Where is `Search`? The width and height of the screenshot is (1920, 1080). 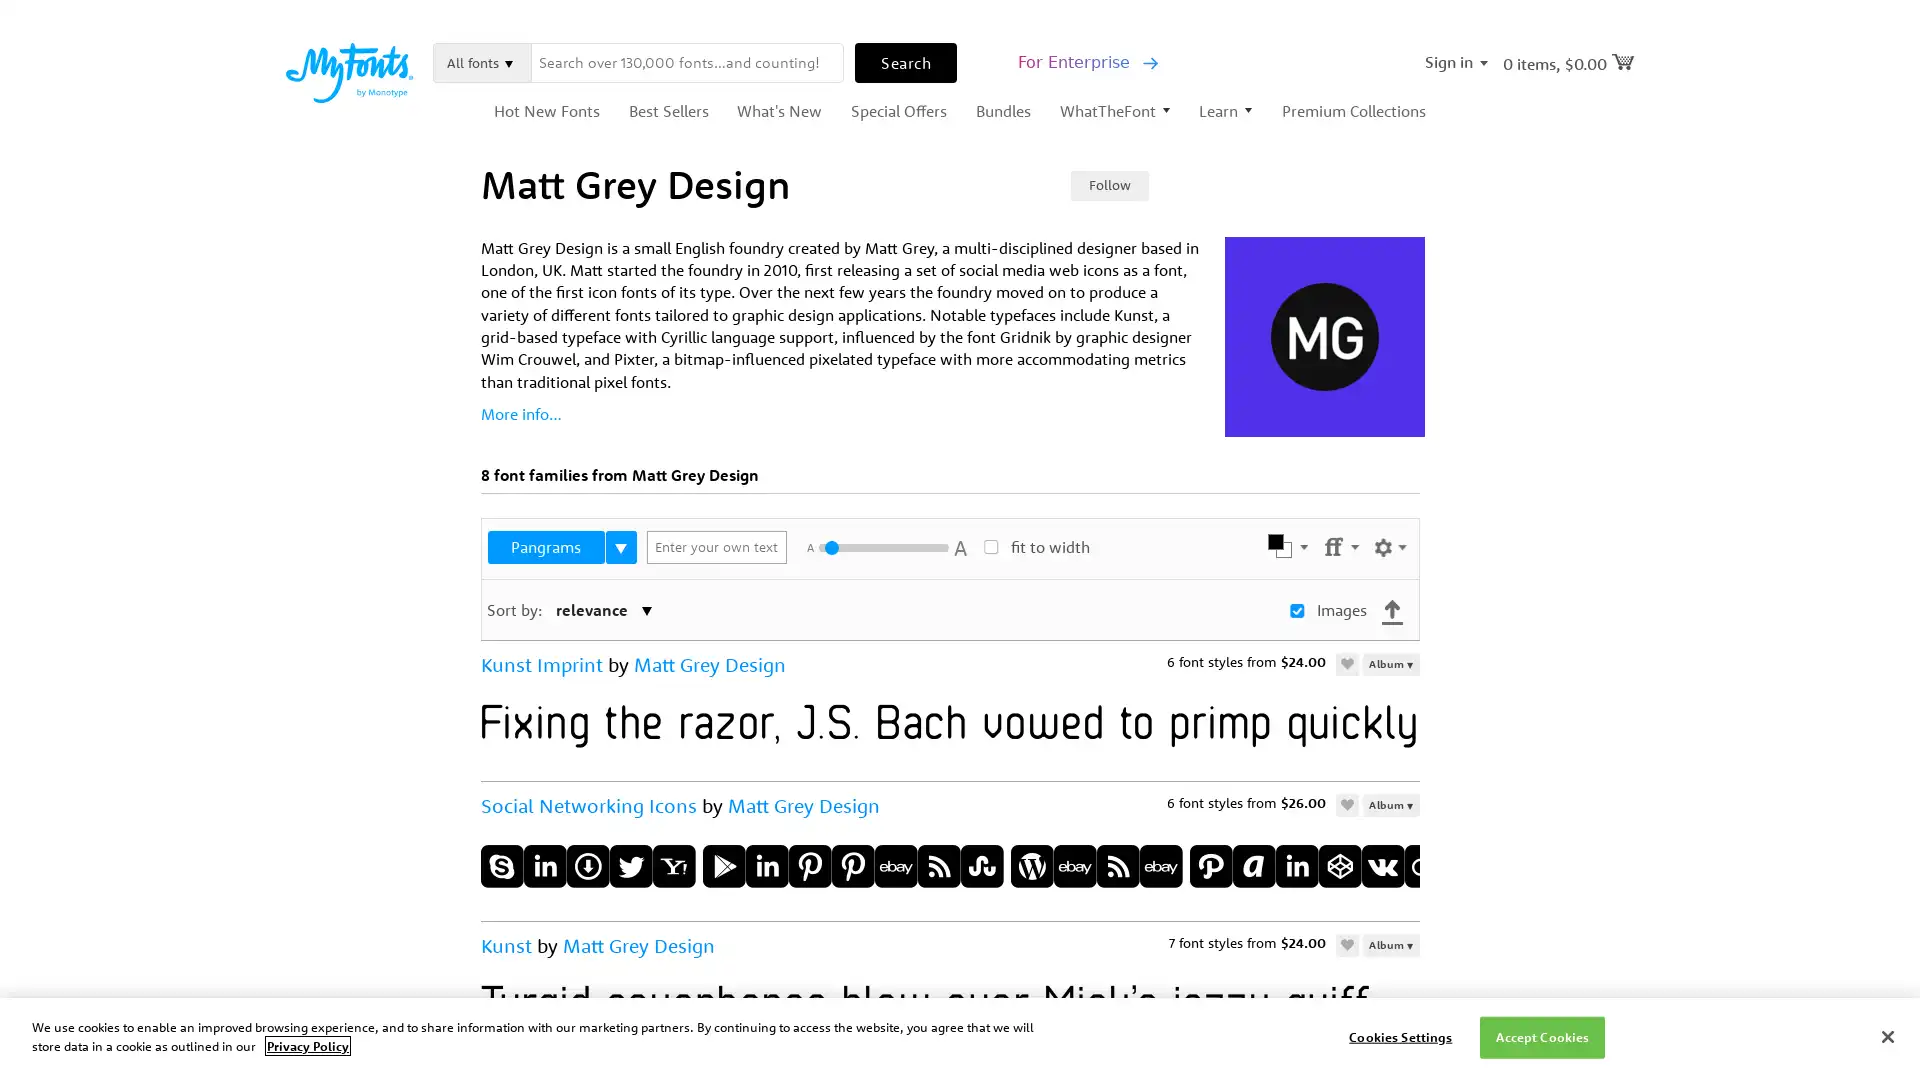
Search is located at coordinates (905, 60).